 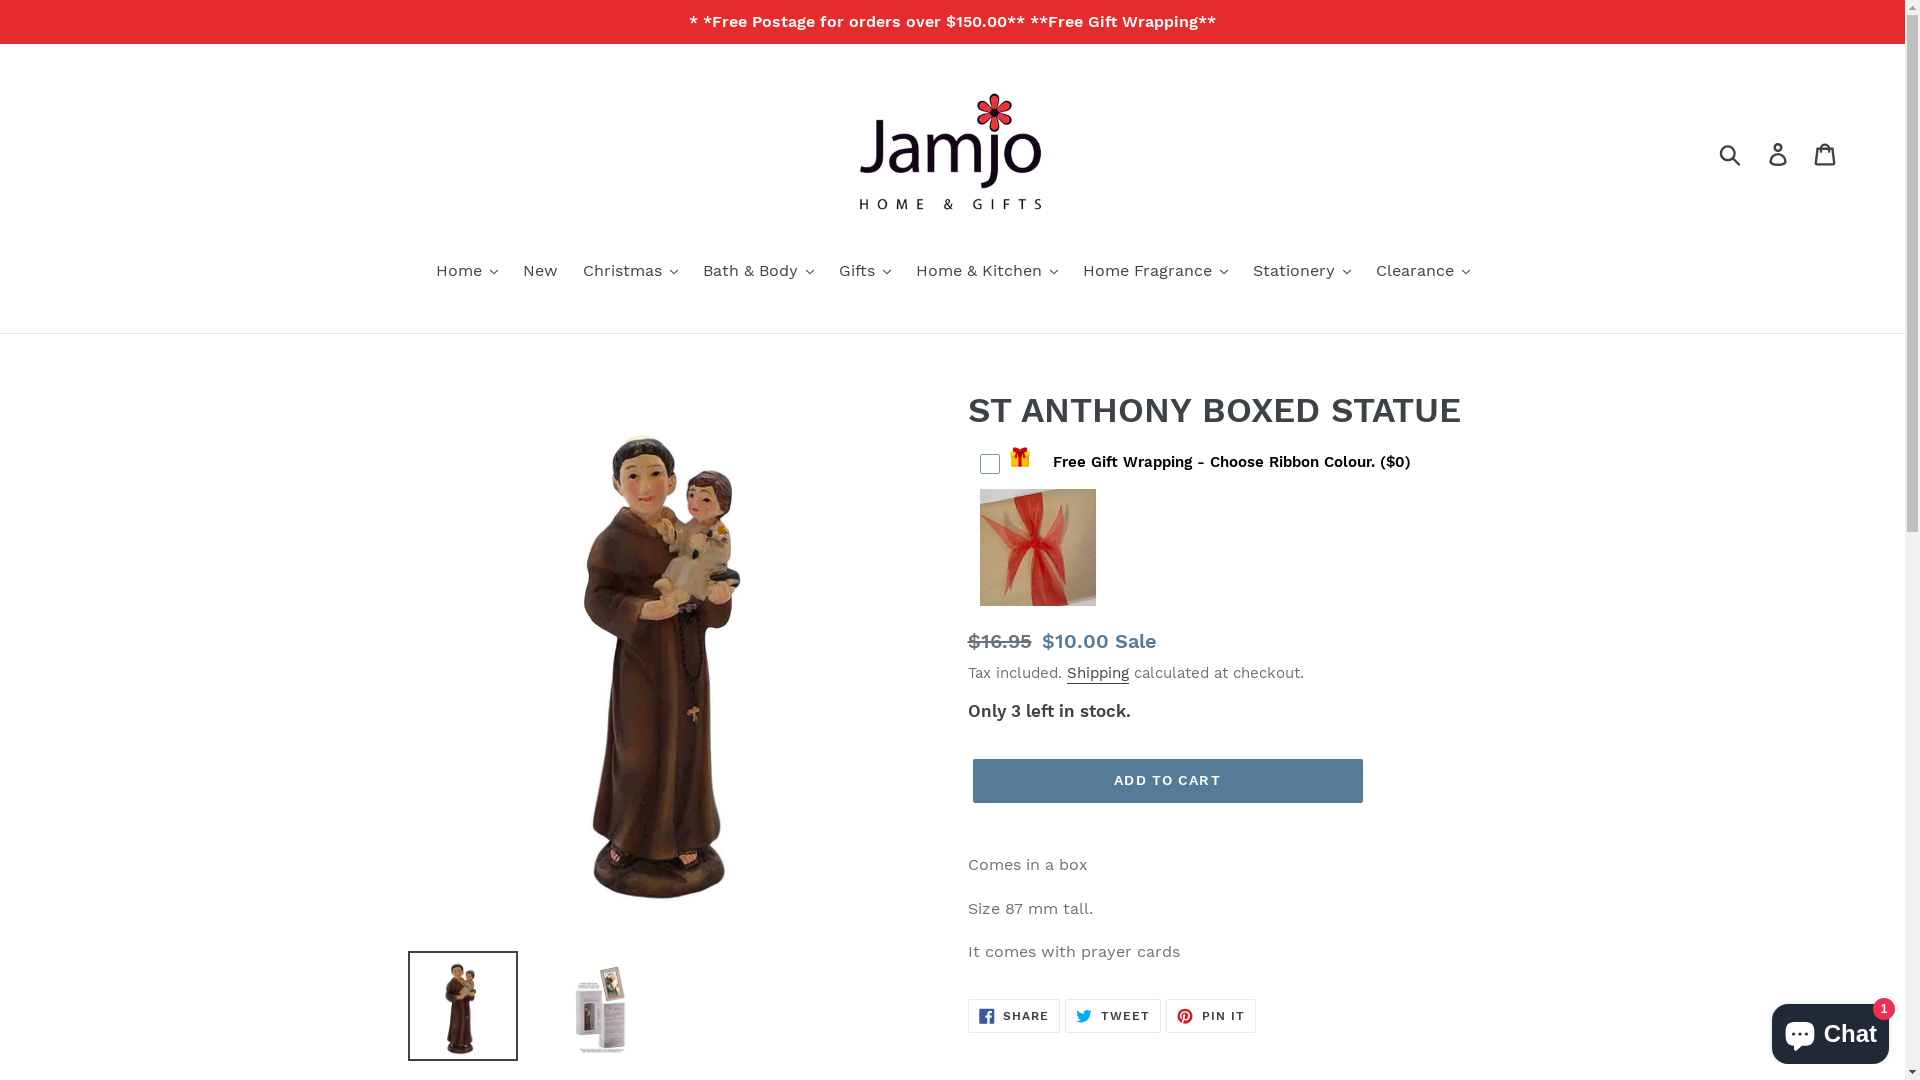 What do you see at coordinates (1830, 1029) in the screenshot?
I see `'Shopify online store chat'` at bounding box center [1830, 1029].